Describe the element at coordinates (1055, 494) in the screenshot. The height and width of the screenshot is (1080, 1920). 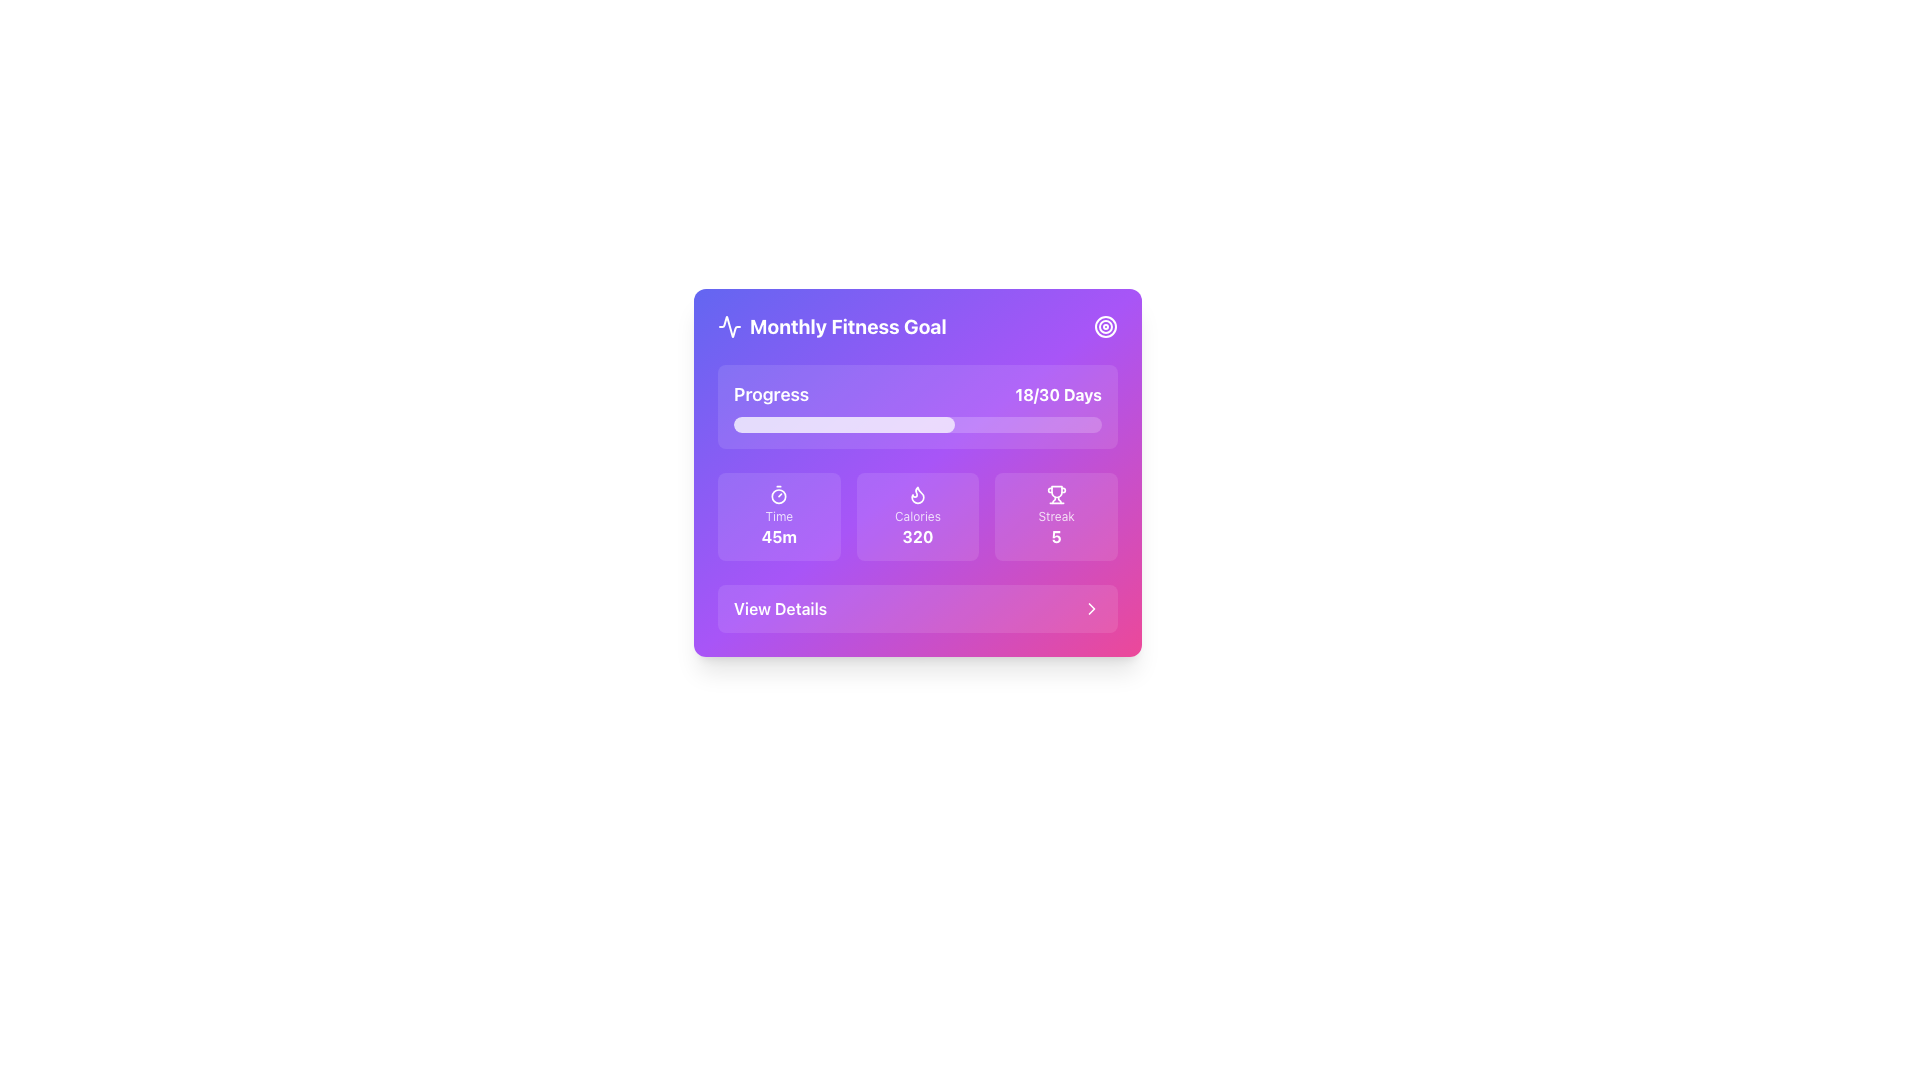
I see `the meaning of the streak achievement icon located` at that location.